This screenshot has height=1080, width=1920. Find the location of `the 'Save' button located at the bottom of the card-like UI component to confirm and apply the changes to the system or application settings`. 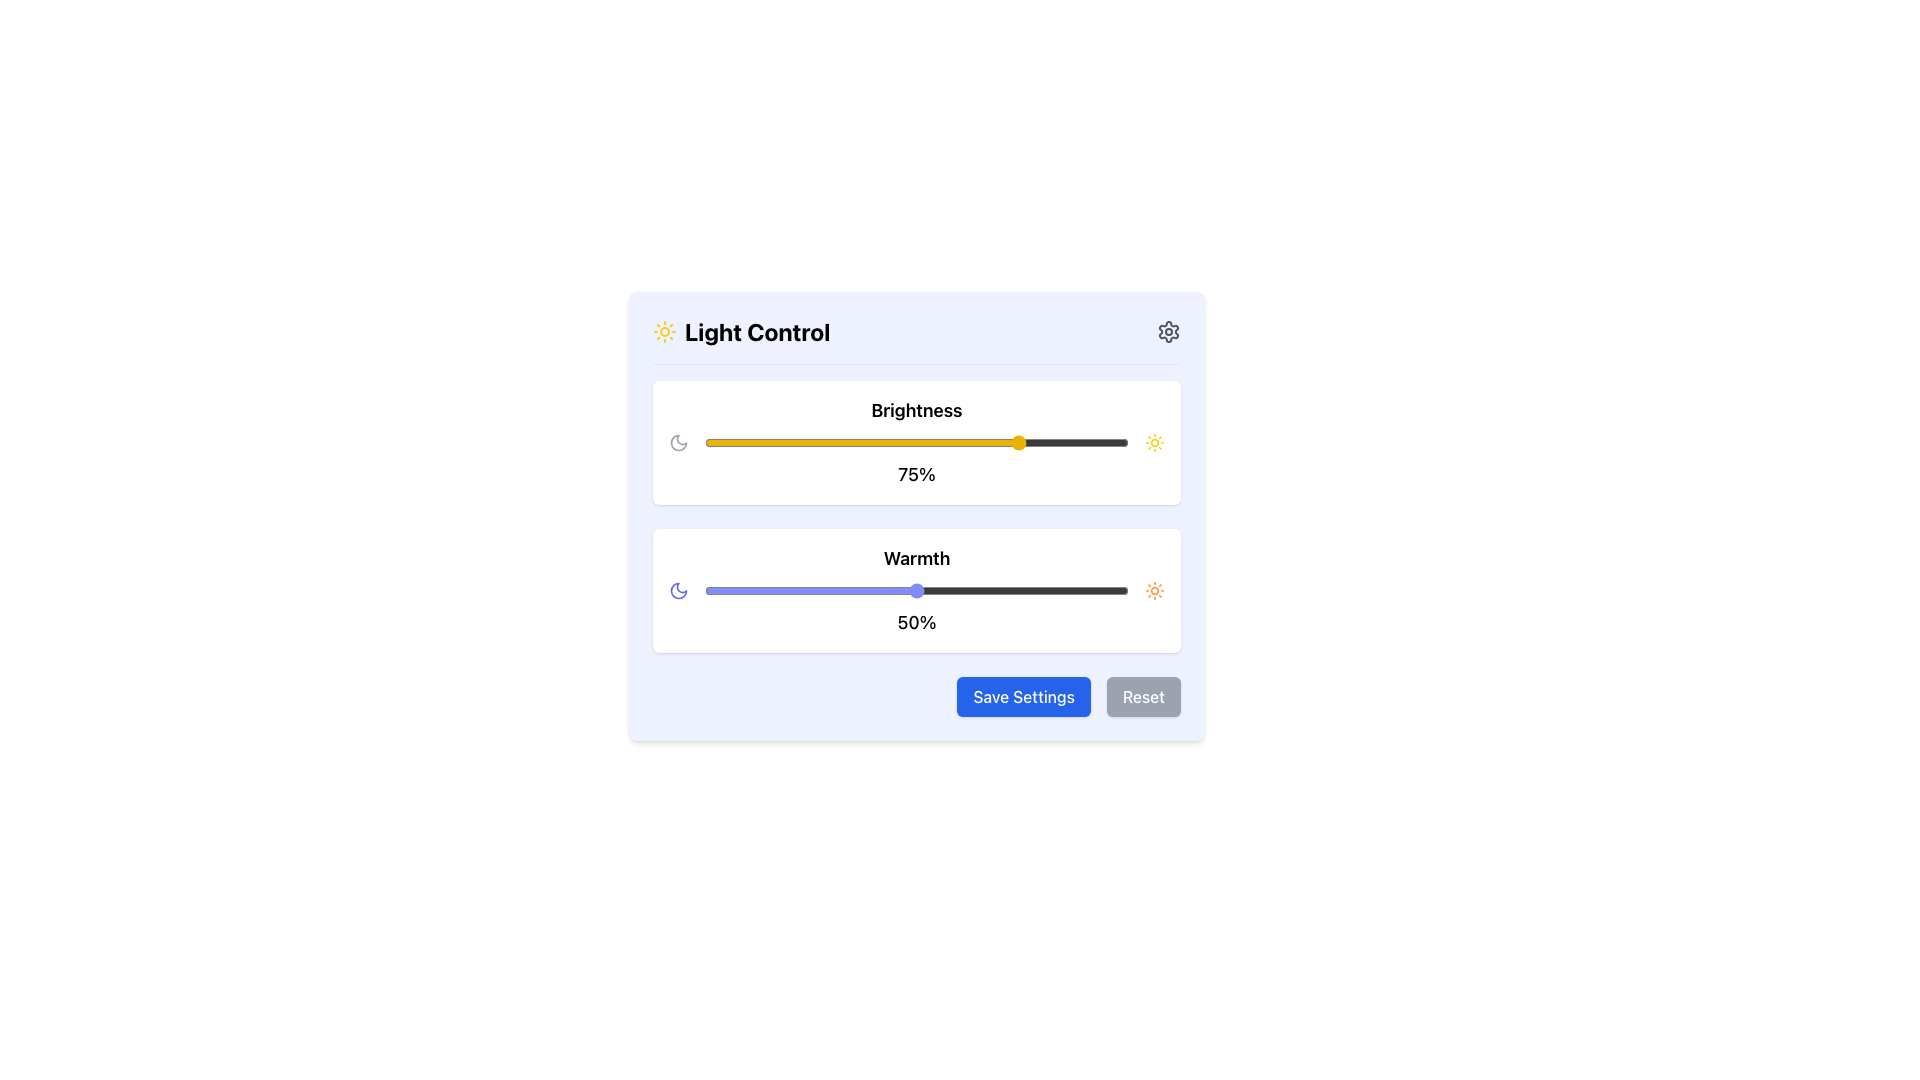

the 'Save' button located at the bottom of the card-like UI component to confirm and apply the changes to the system or application settings is located at coordinates (1023, 696).